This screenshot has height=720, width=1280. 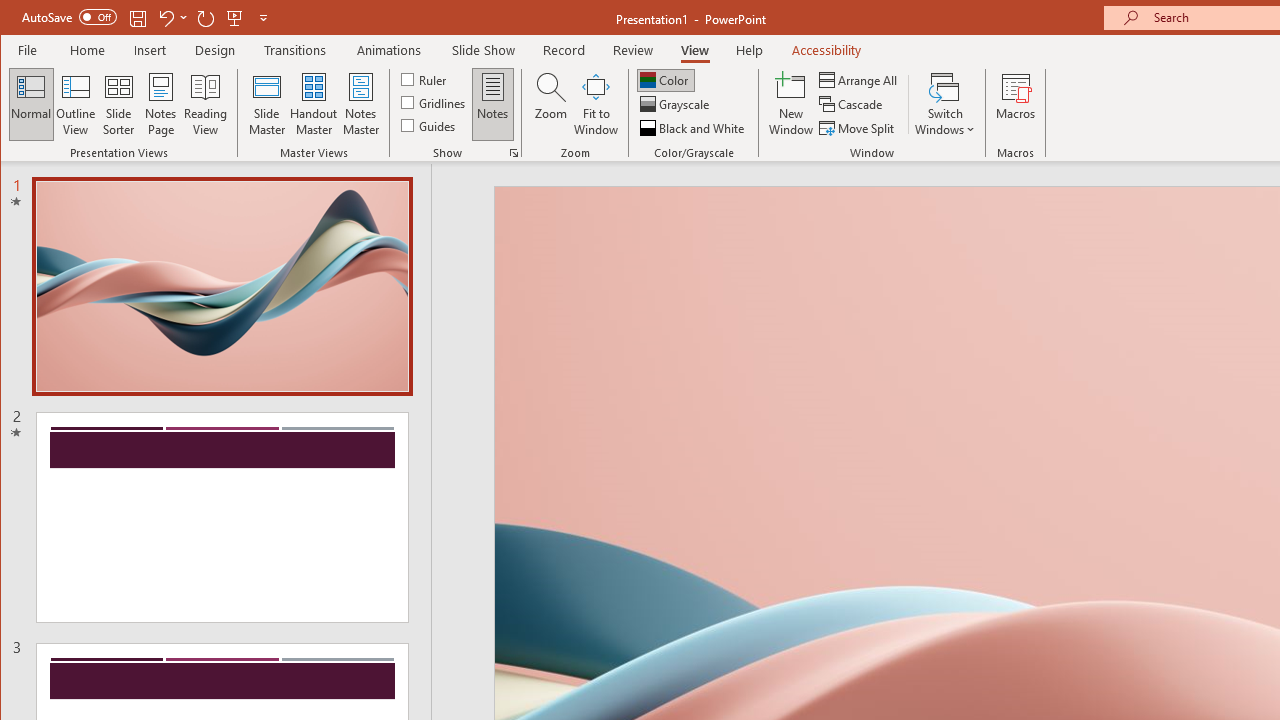 What do you see at coordinates (790, 104) in the screenshot?
I see `'New Window'` at bounding box center [790, 104].